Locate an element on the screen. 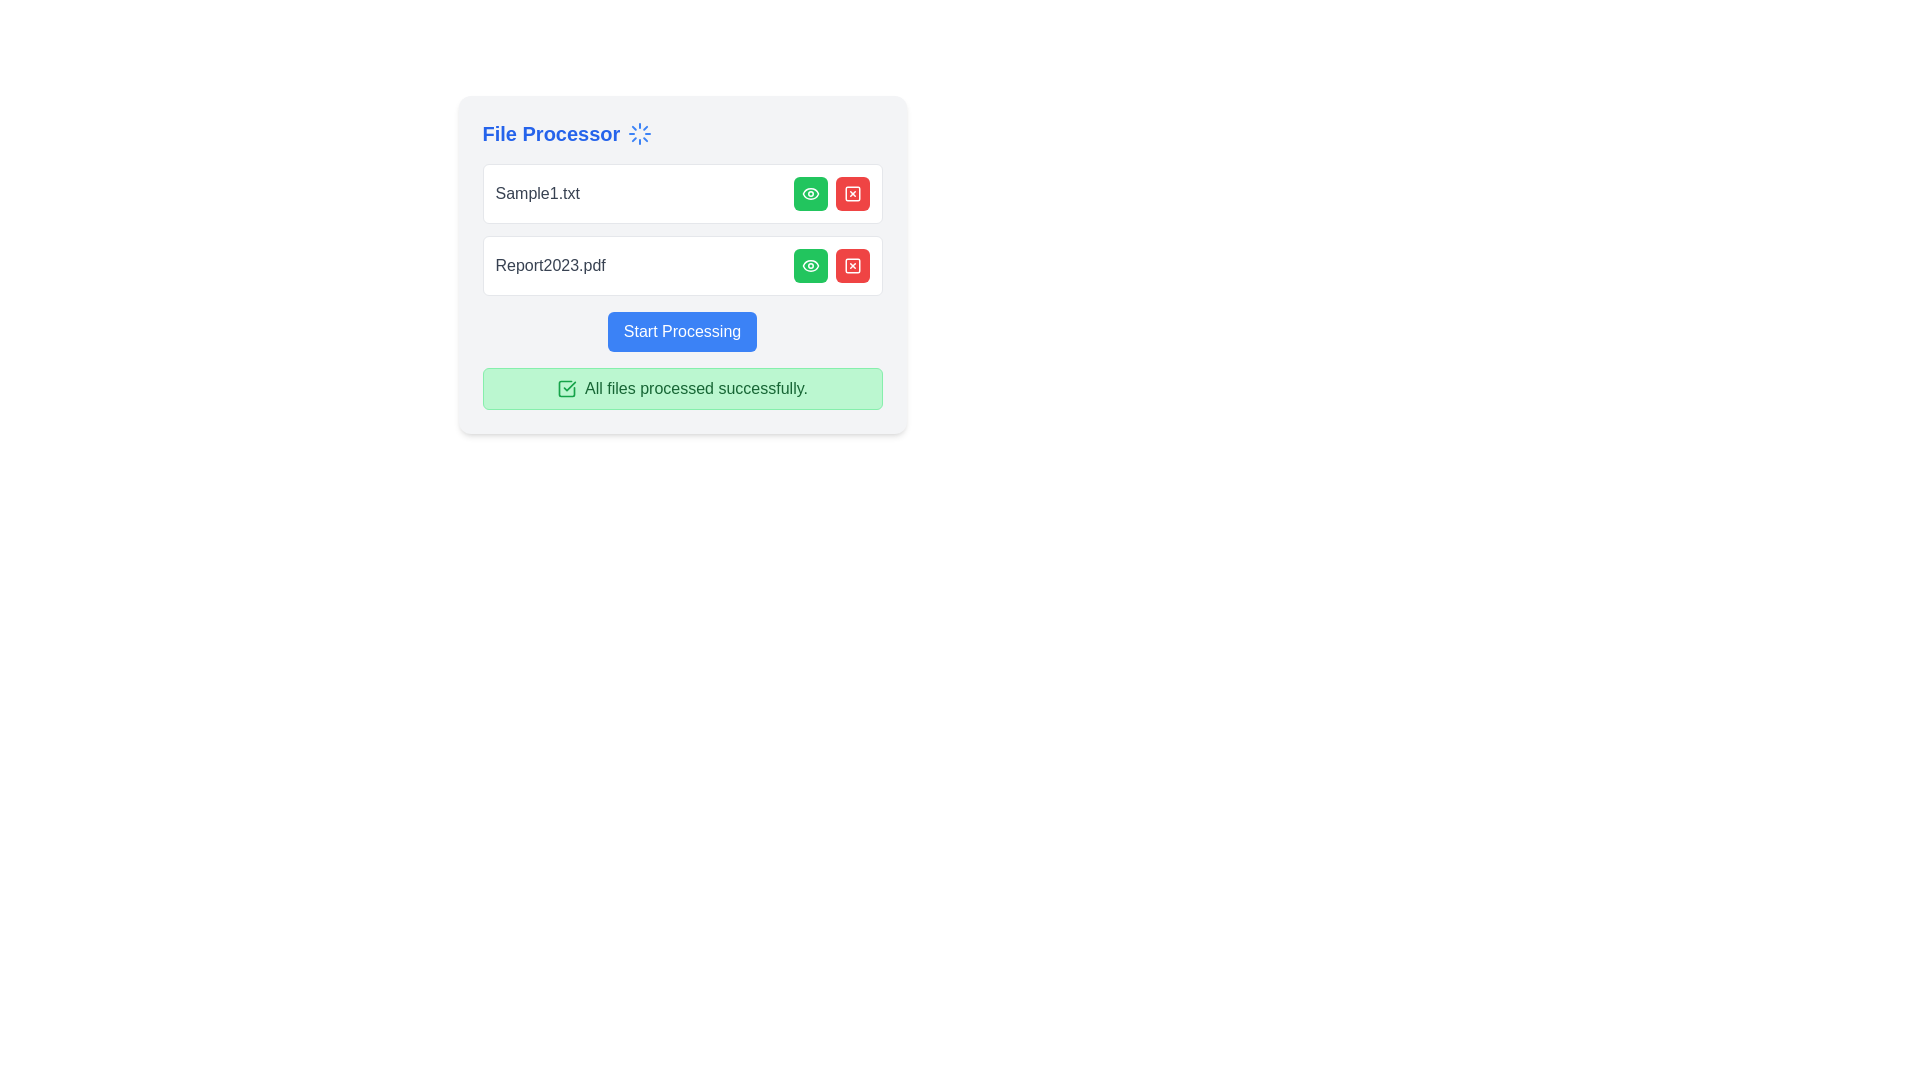 The image size is (1920, 1080). the visual feedback of the Spinner icon located to the right of the 'File Processor' text in the header section of the card is located at coordinates (640, 134).